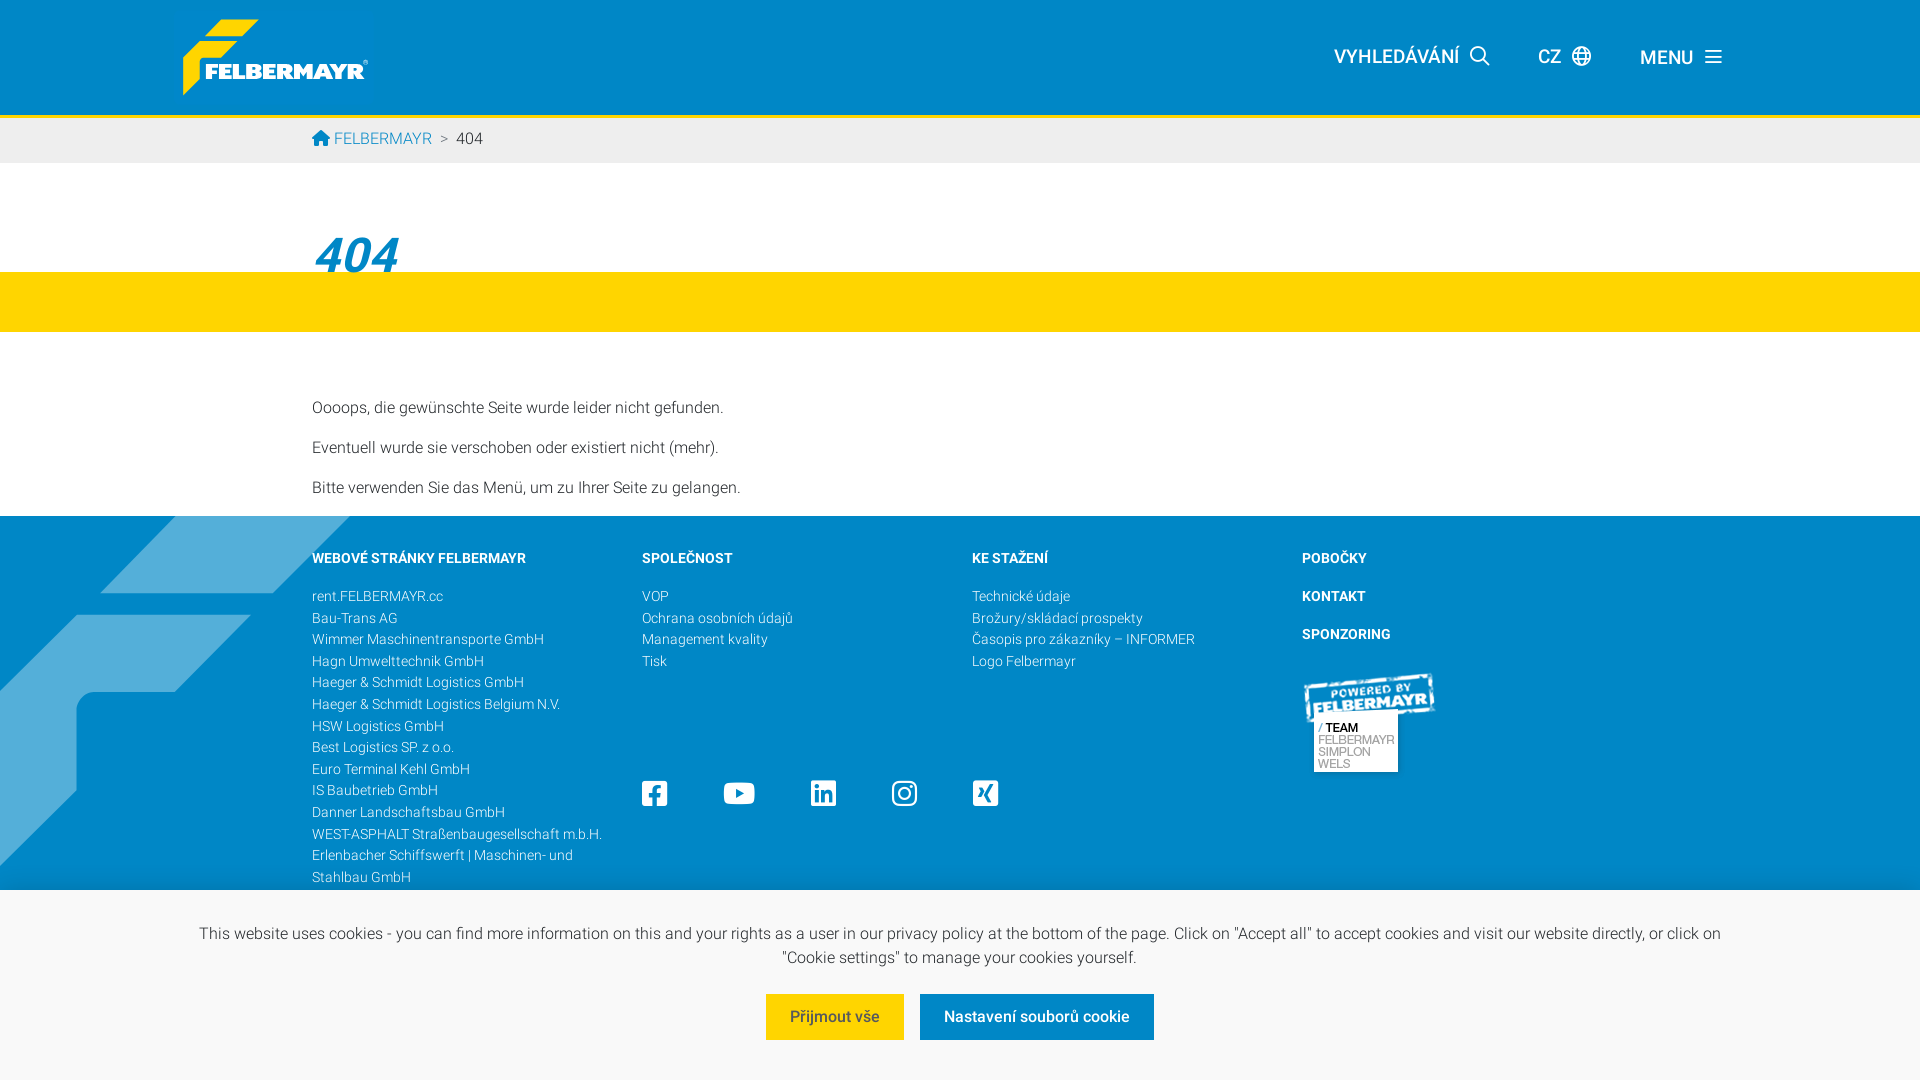 This screenshot has height=1080, width=1920. I want to click on 'Wimmer Maschinentransporte GmbH', so click(426, 639).